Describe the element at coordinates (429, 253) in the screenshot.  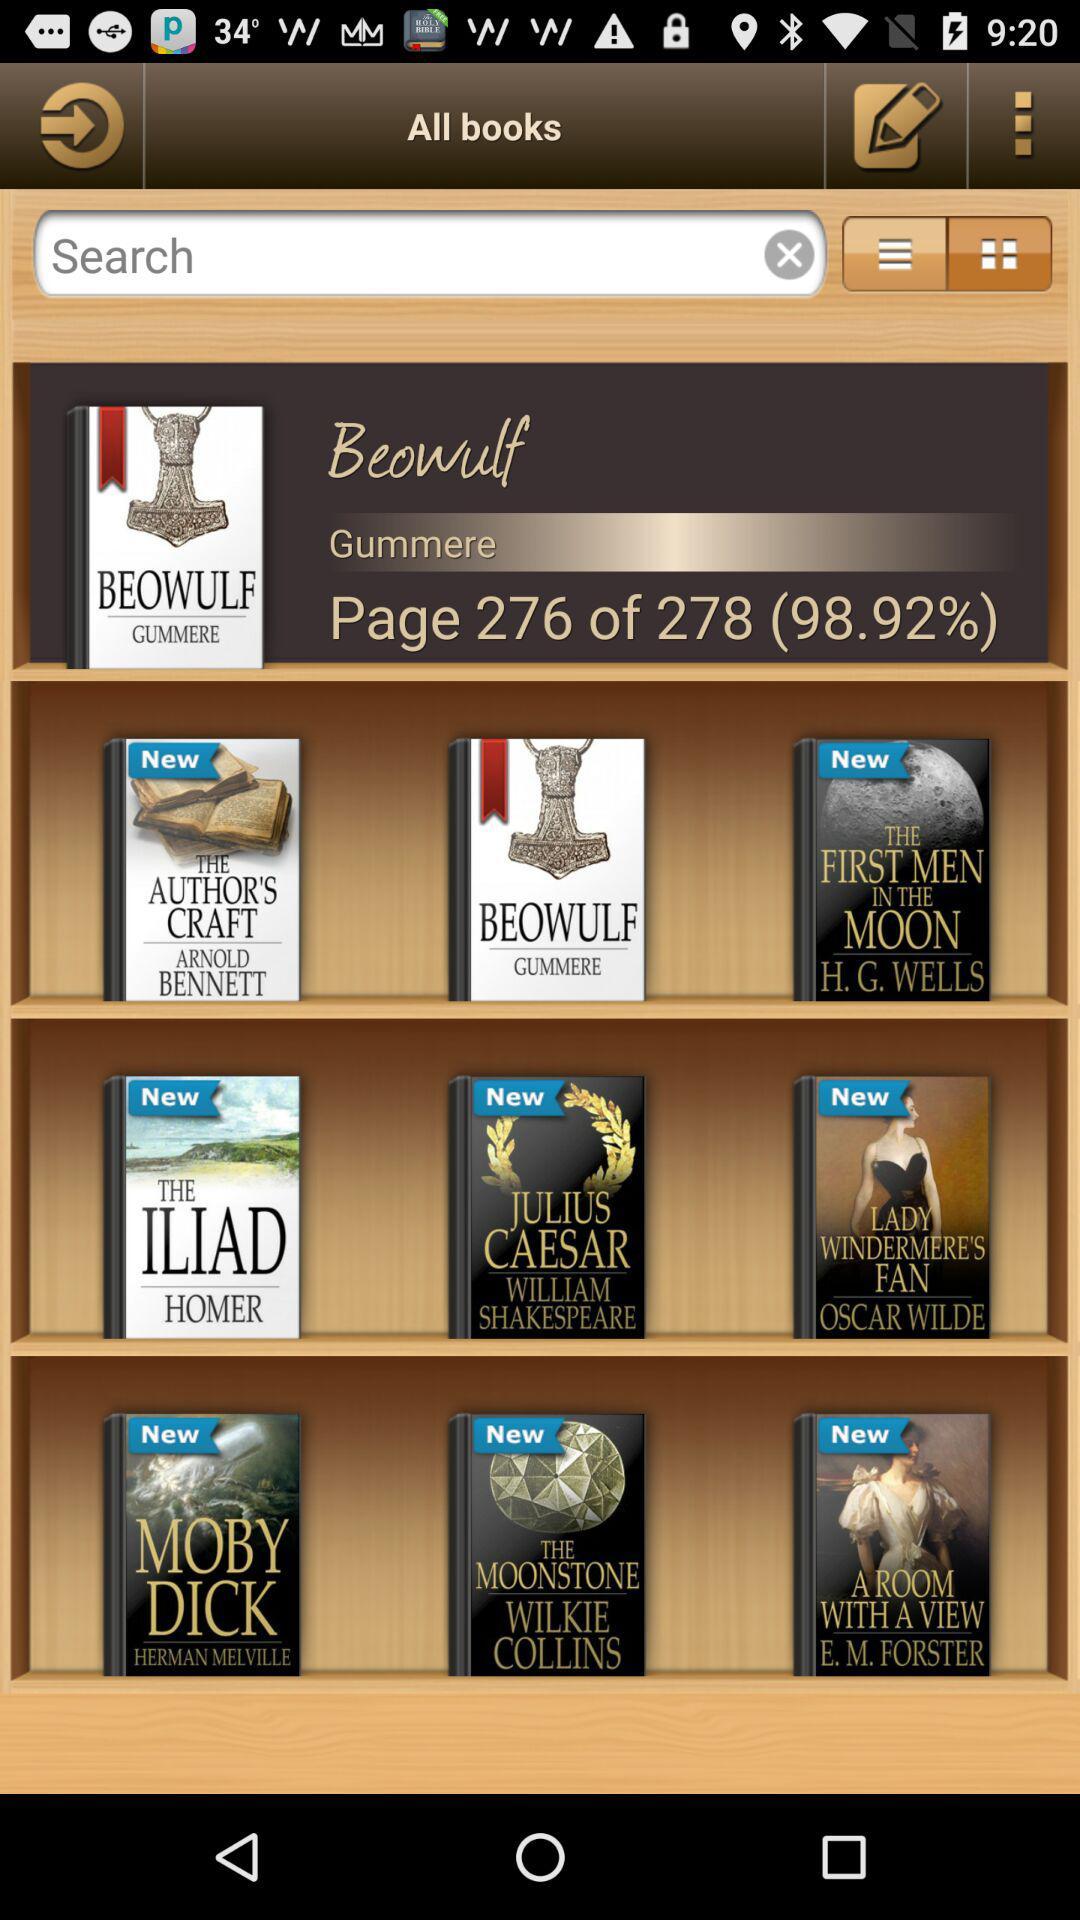
I see `search` at that location.